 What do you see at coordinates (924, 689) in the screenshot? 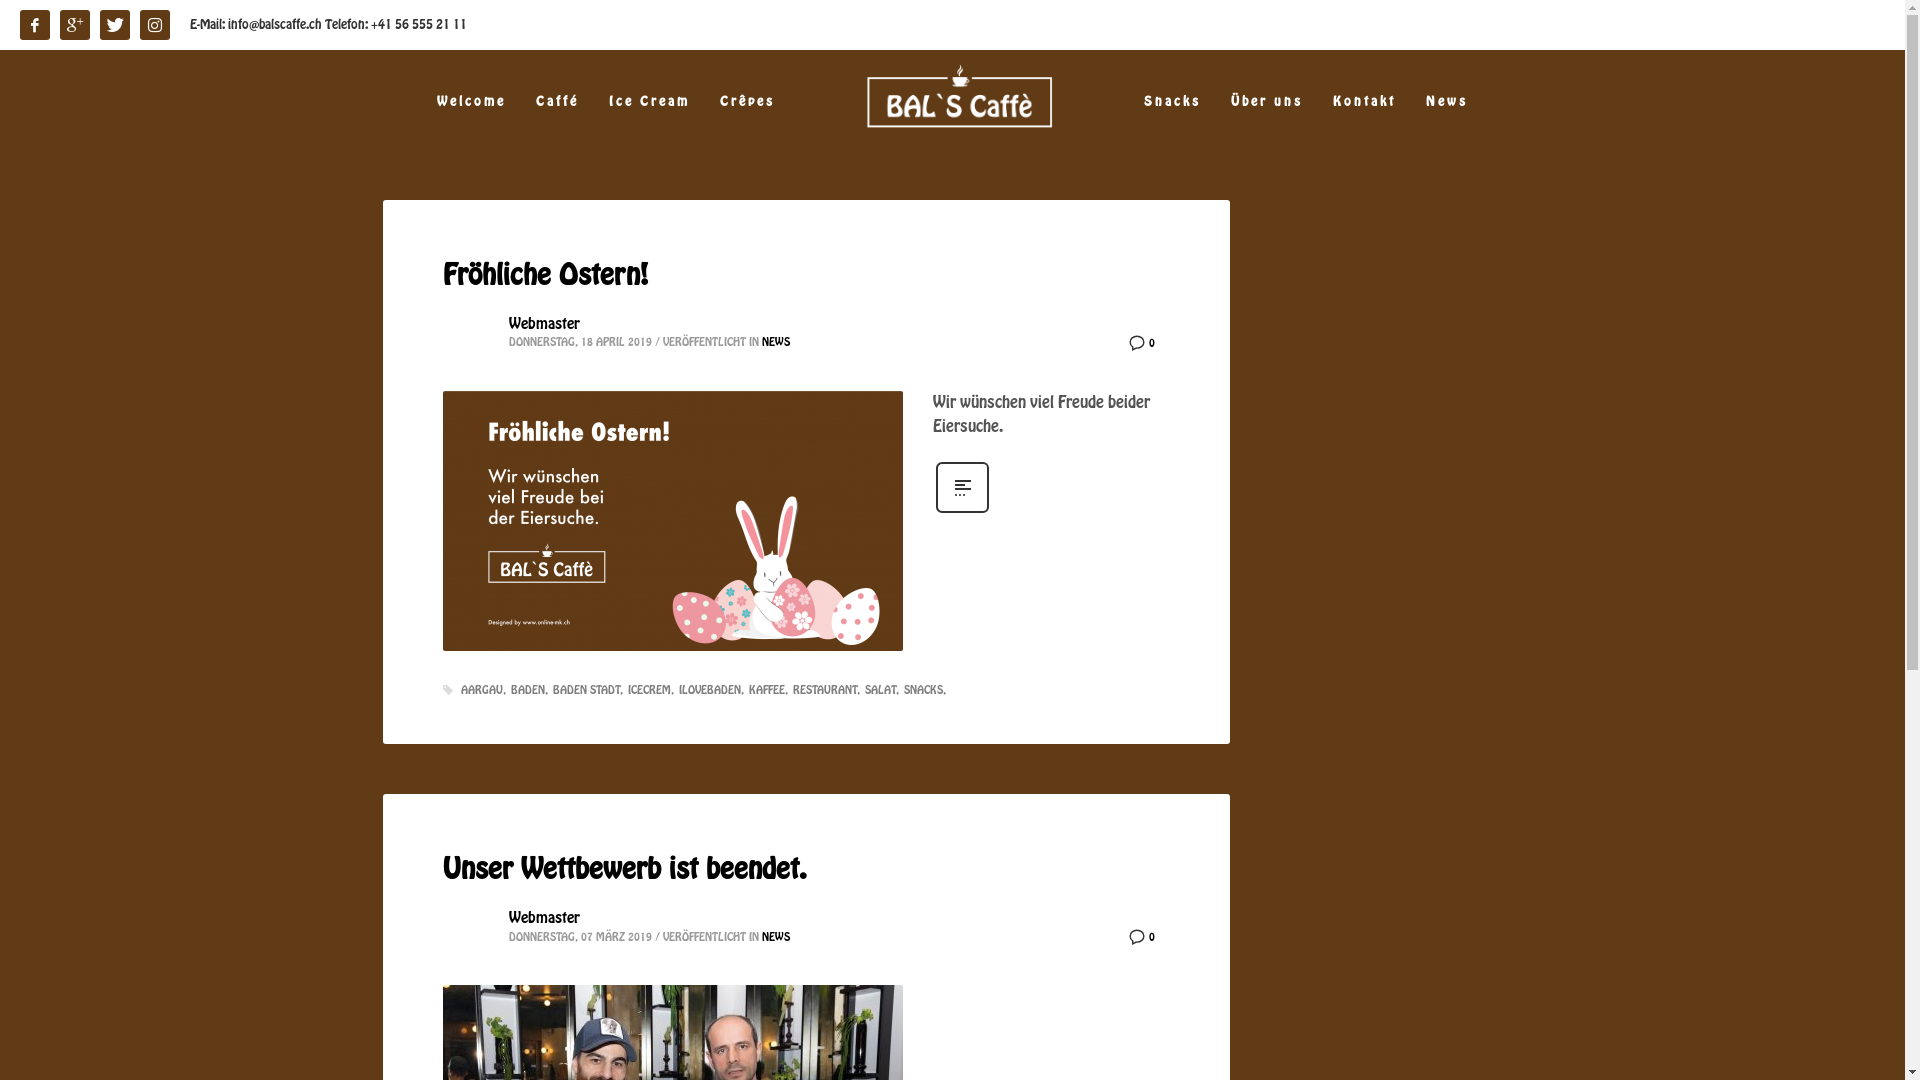
I see `'SNACKS'` at bounding box center [924, 689].